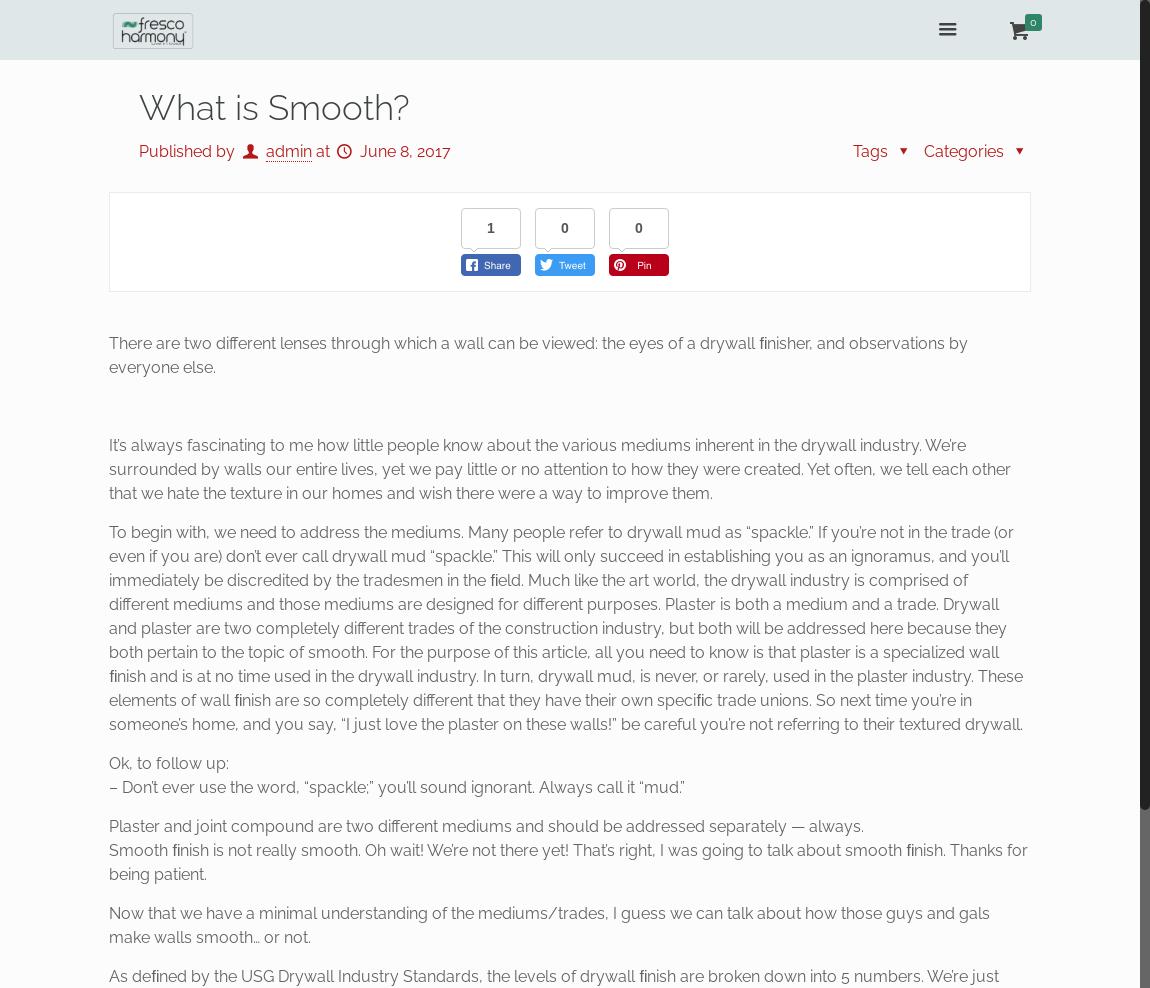 This screenshot has width=1150, height=988. What do you see at coordinates (538, 355) in the screenshot?
I see `'There are two different lenses through which a wall can be viewed: the eyes of a drywall ﬁnisher, and observations by everyone else.'` at bounding box center [538, 355].